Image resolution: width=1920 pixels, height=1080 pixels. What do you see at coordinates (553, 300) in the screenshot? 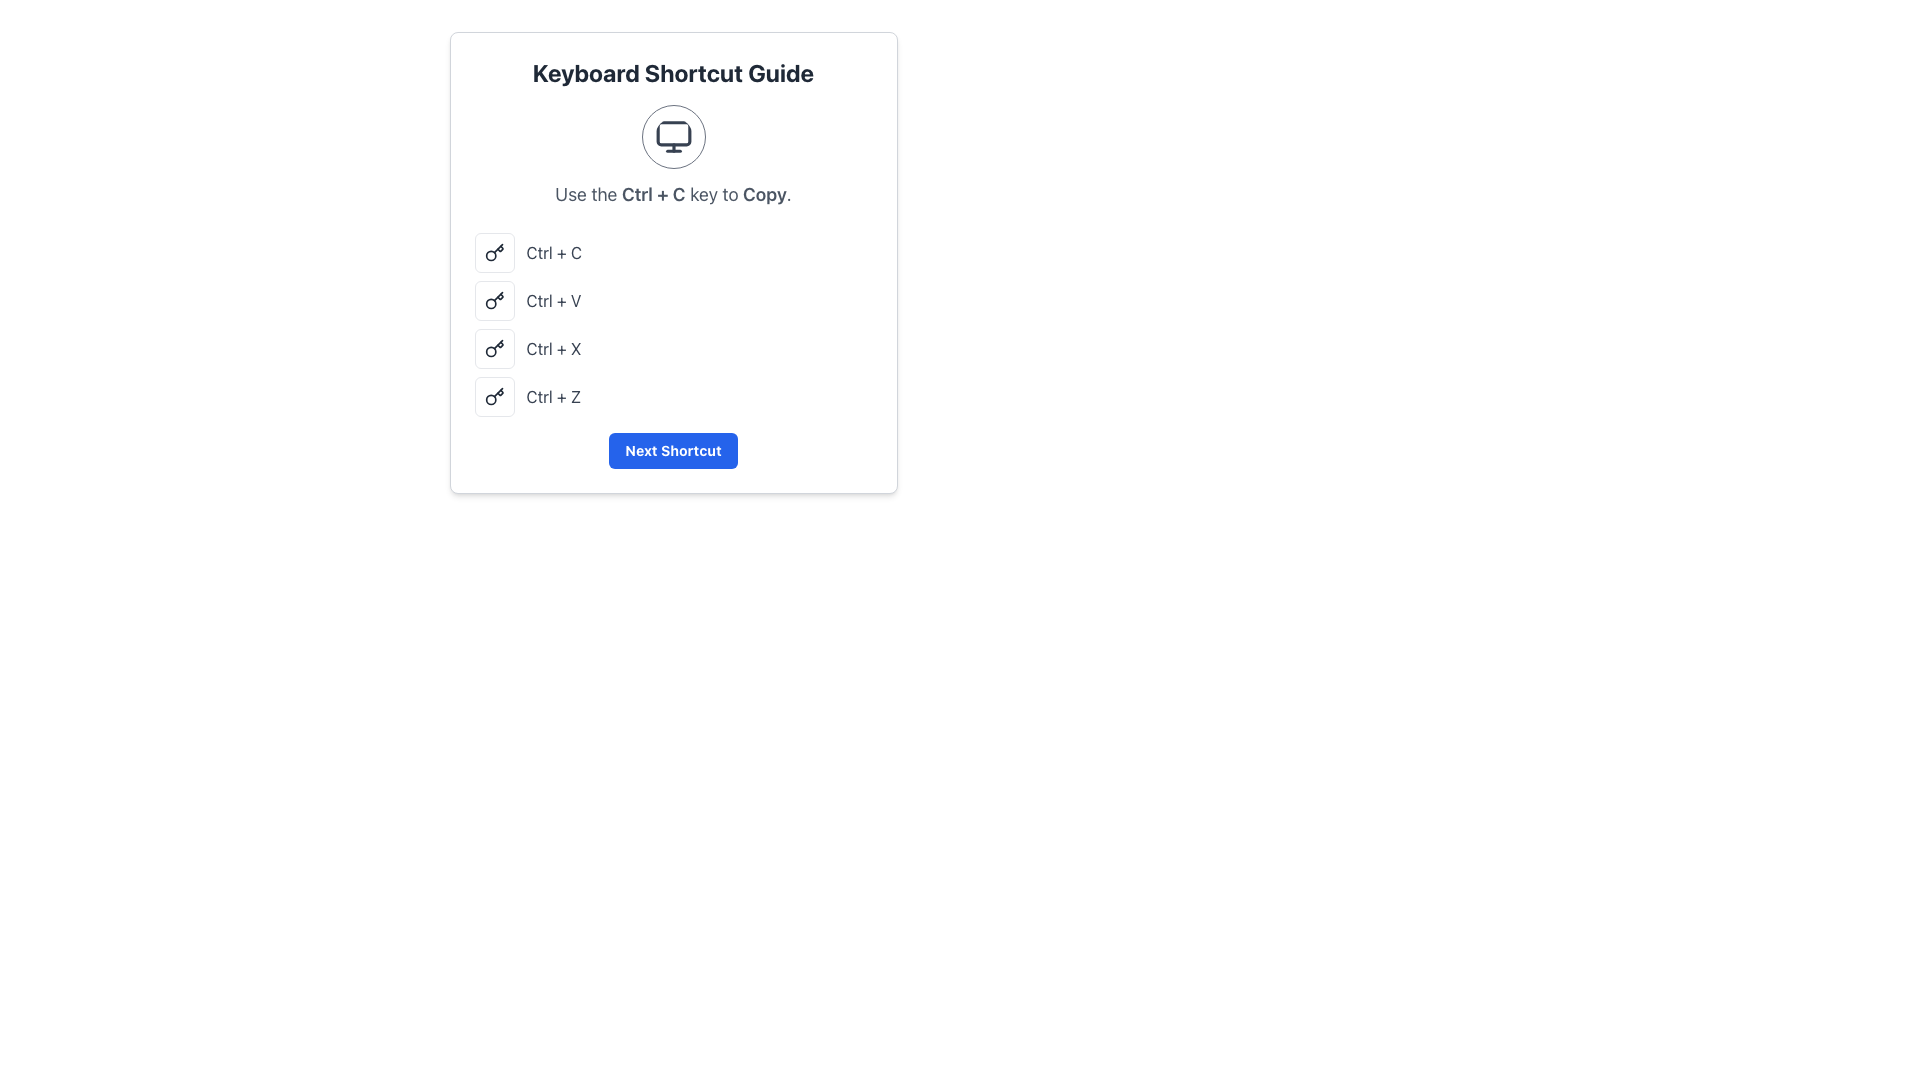
I see `the text element displaying 'Ctrl + V', which is styled in gray and positioned as the second text entry in a vertical list of keyboard shortcuts` at bounding box center [553, 300].